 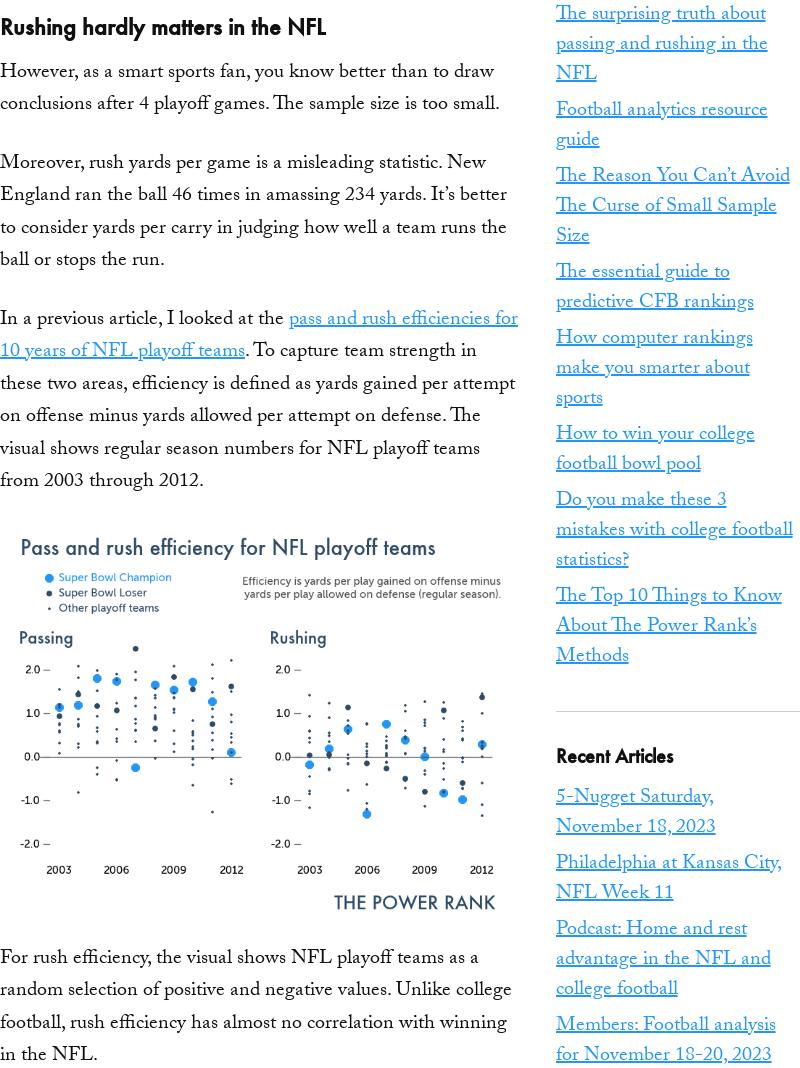 I want to click on 'How computer rankings make you smarter about sports', so click(x=652, y=368).